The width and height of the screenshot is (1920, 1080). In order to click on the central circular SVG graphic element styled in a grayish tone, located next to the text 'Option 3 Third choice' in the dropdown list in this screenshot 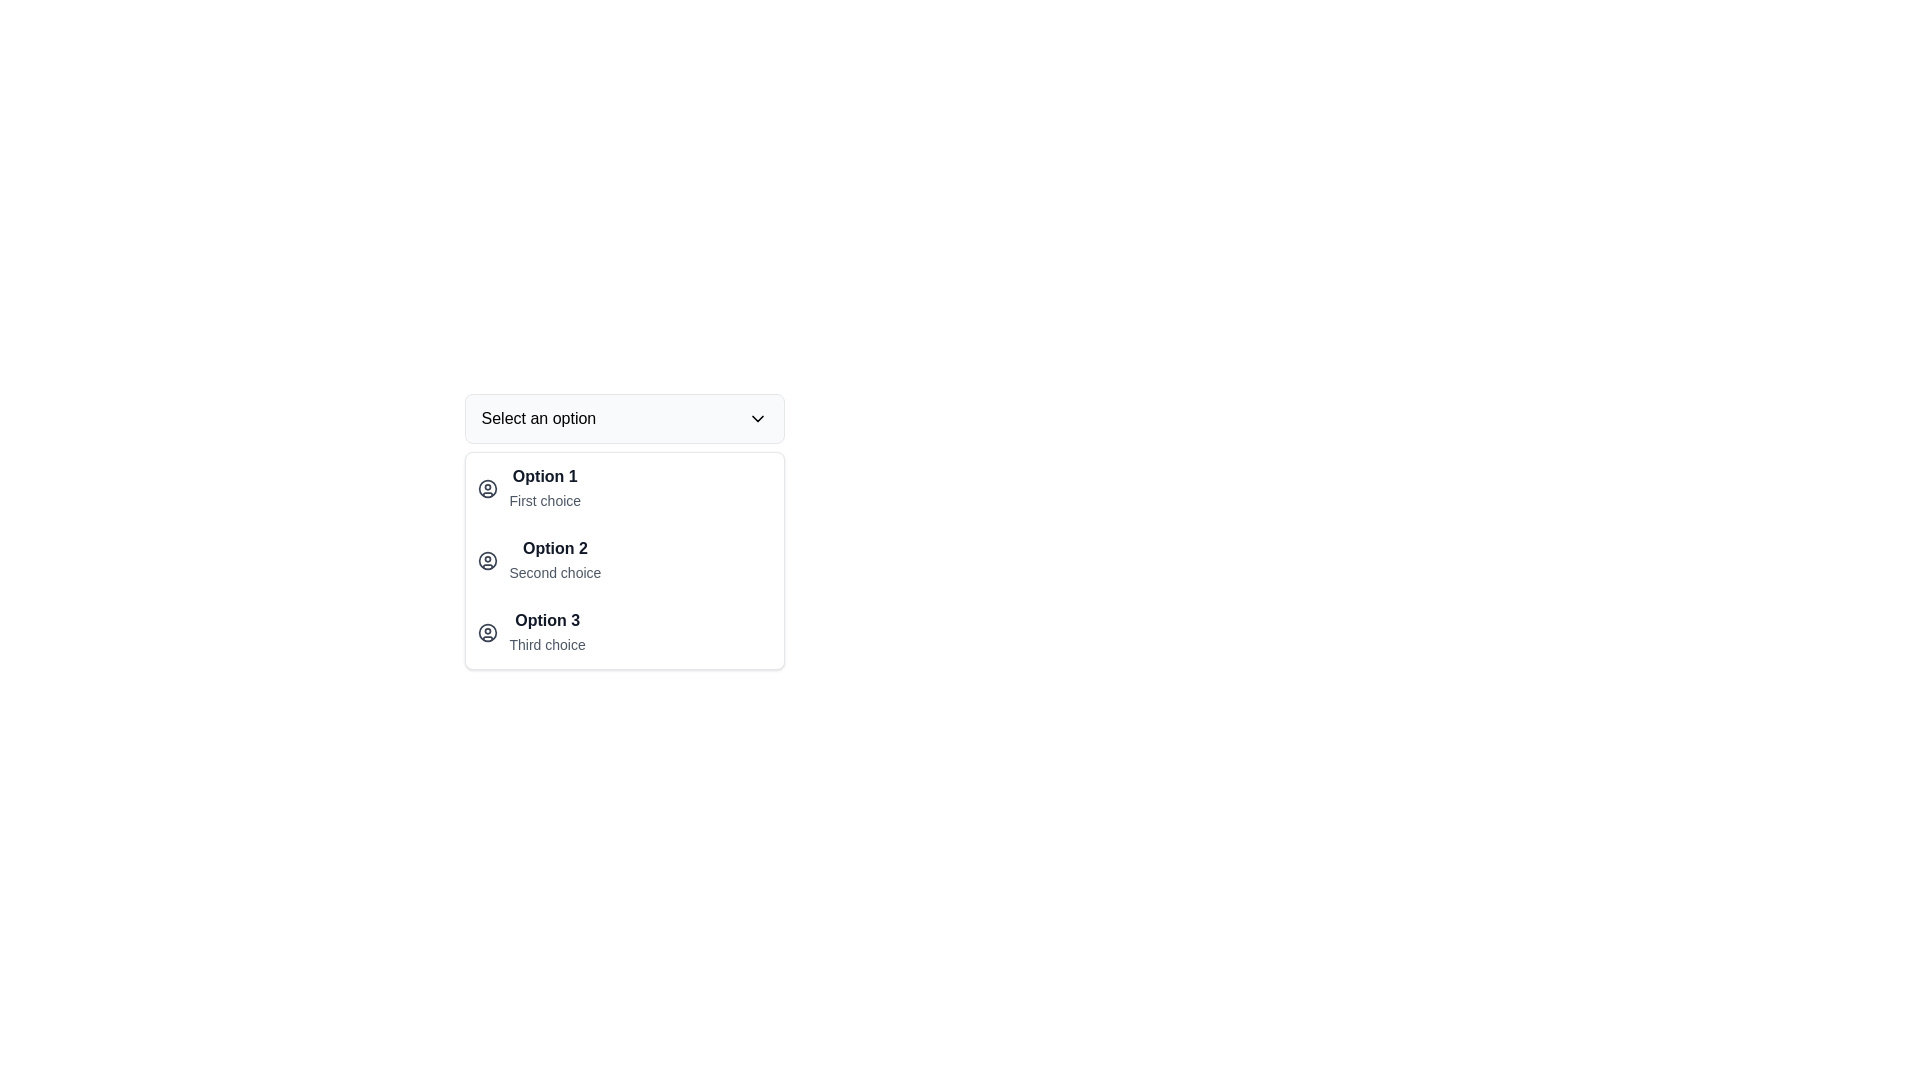, I will do `click(487, 632)`.